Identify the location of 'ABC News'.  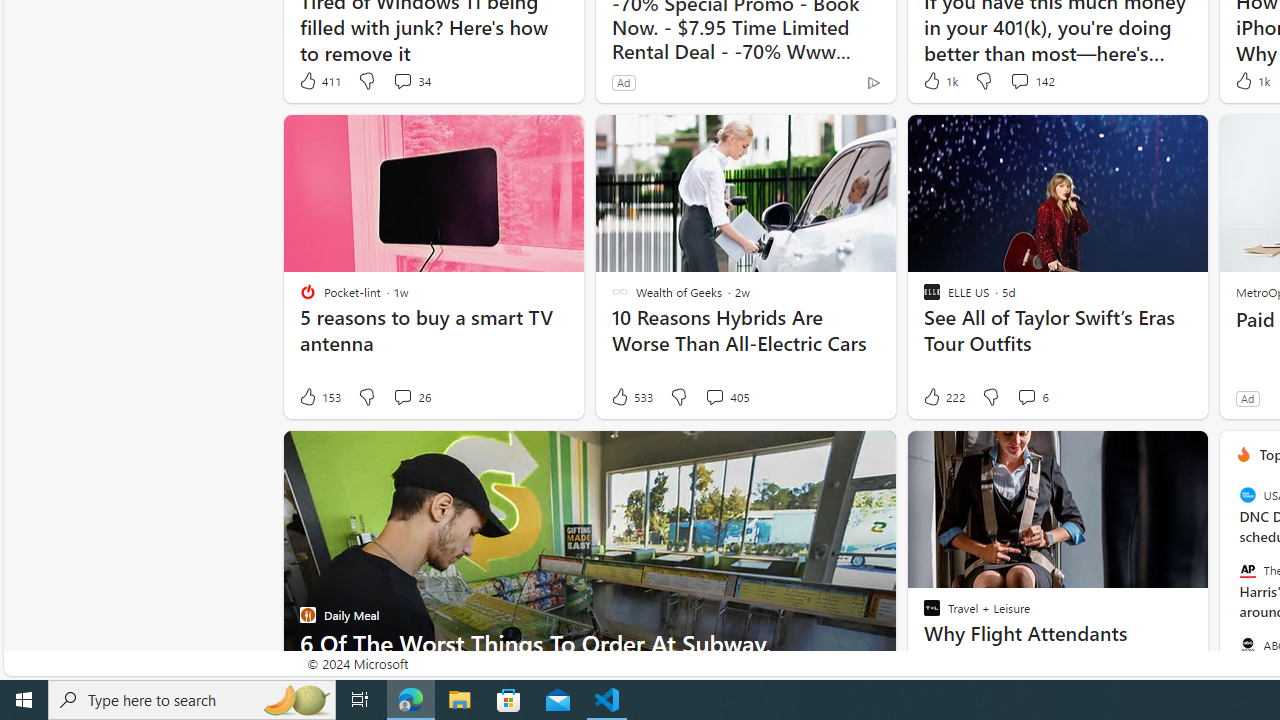
(1246, 644).